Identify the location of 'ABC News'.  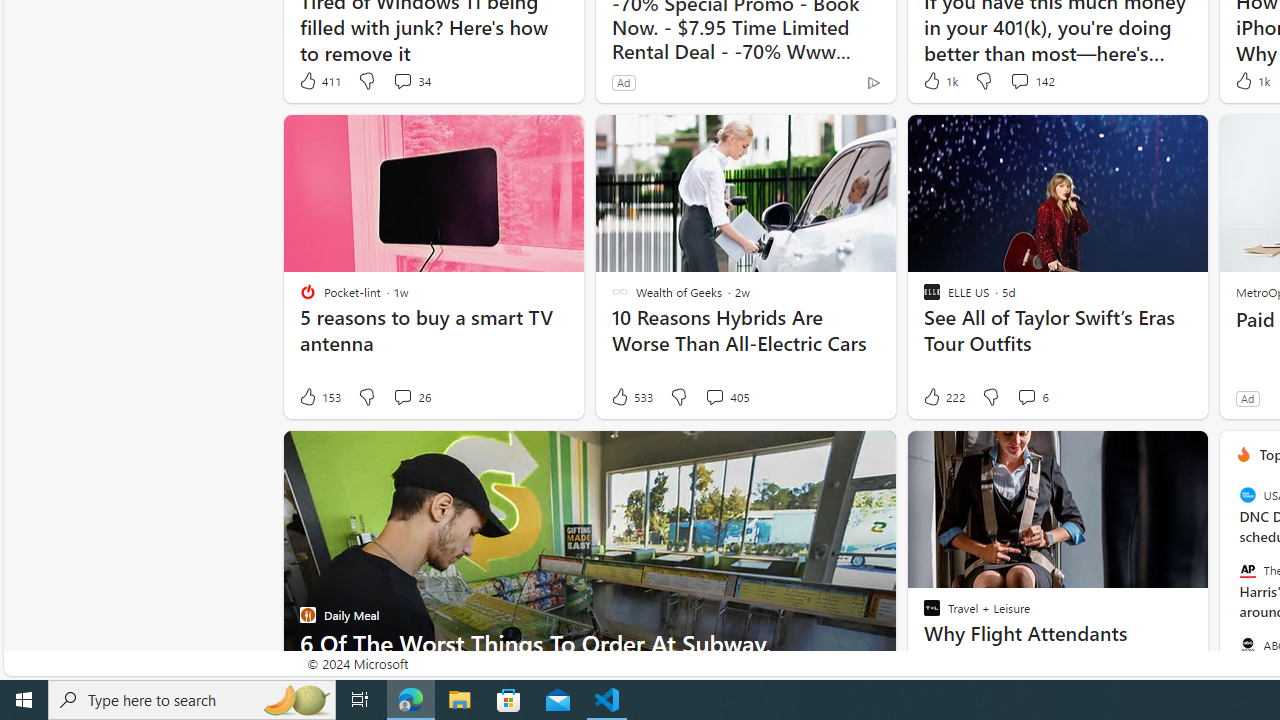
(1246, 644).